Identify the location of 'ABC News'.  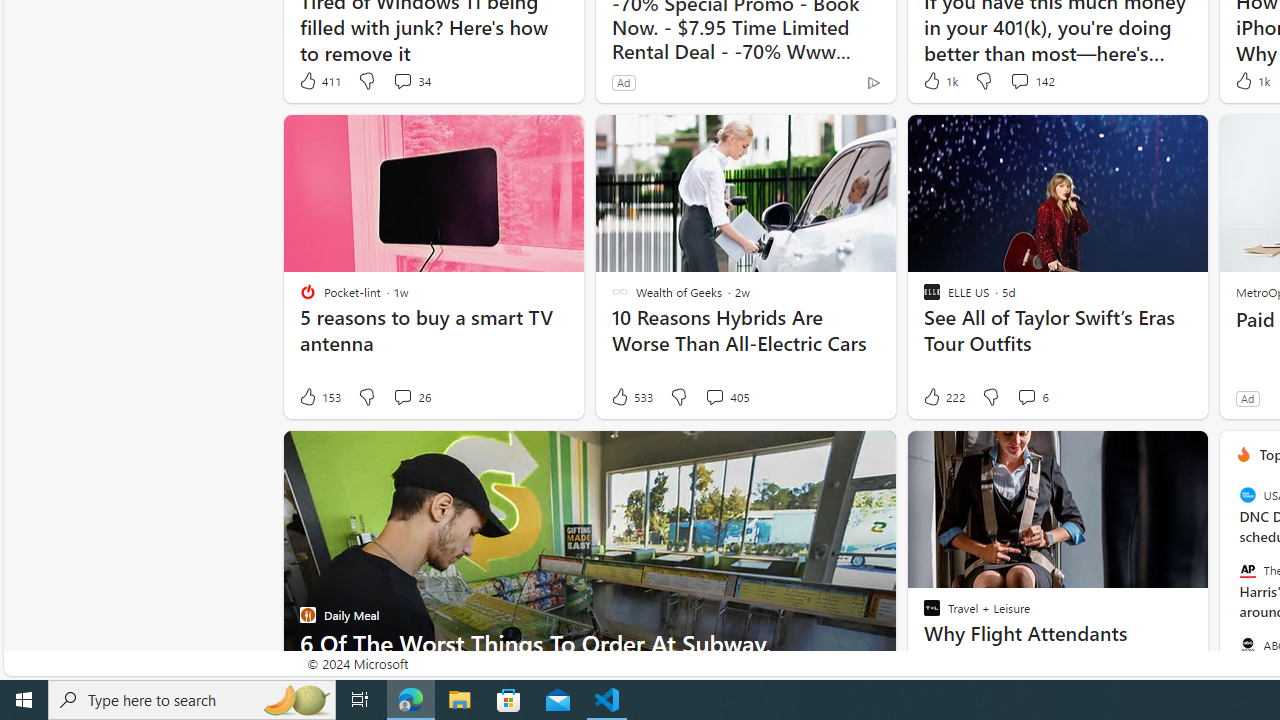
(1246, 644).